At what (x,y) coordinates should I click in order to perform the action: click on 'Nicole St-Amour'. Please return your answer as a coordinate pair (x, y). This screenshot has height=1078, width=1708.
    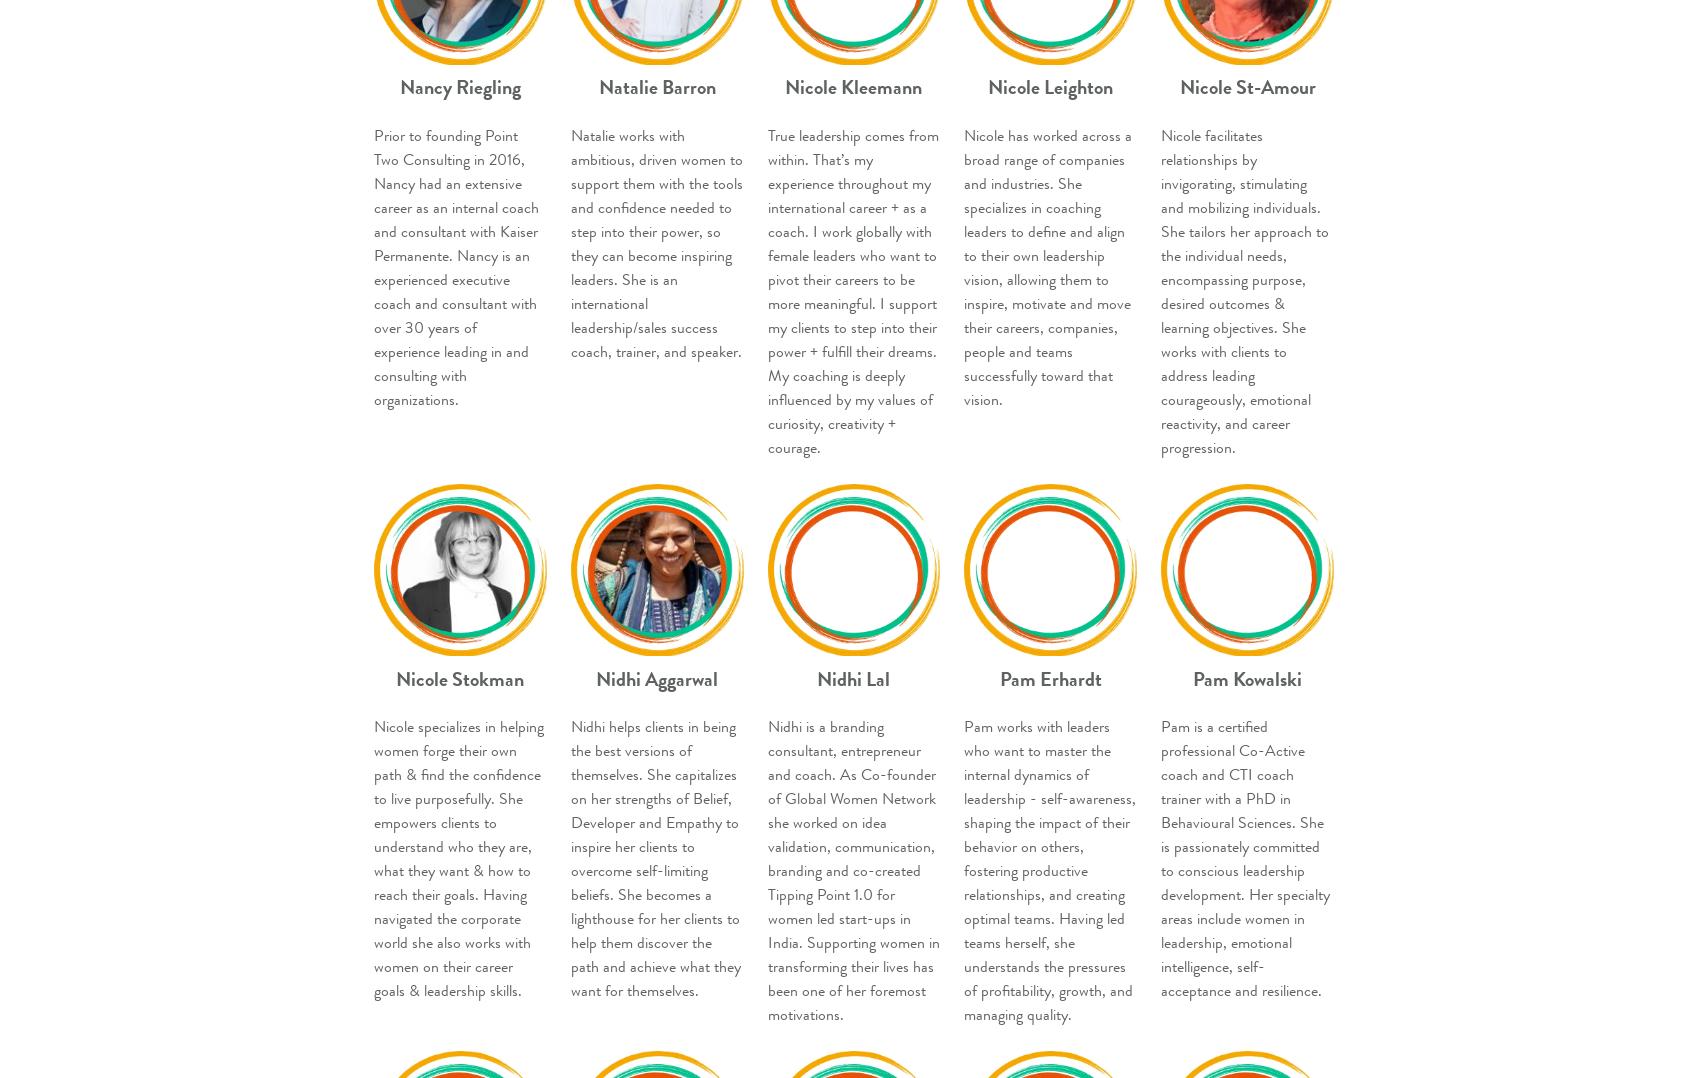
    Looking at the image, I should click on (1247, 86).